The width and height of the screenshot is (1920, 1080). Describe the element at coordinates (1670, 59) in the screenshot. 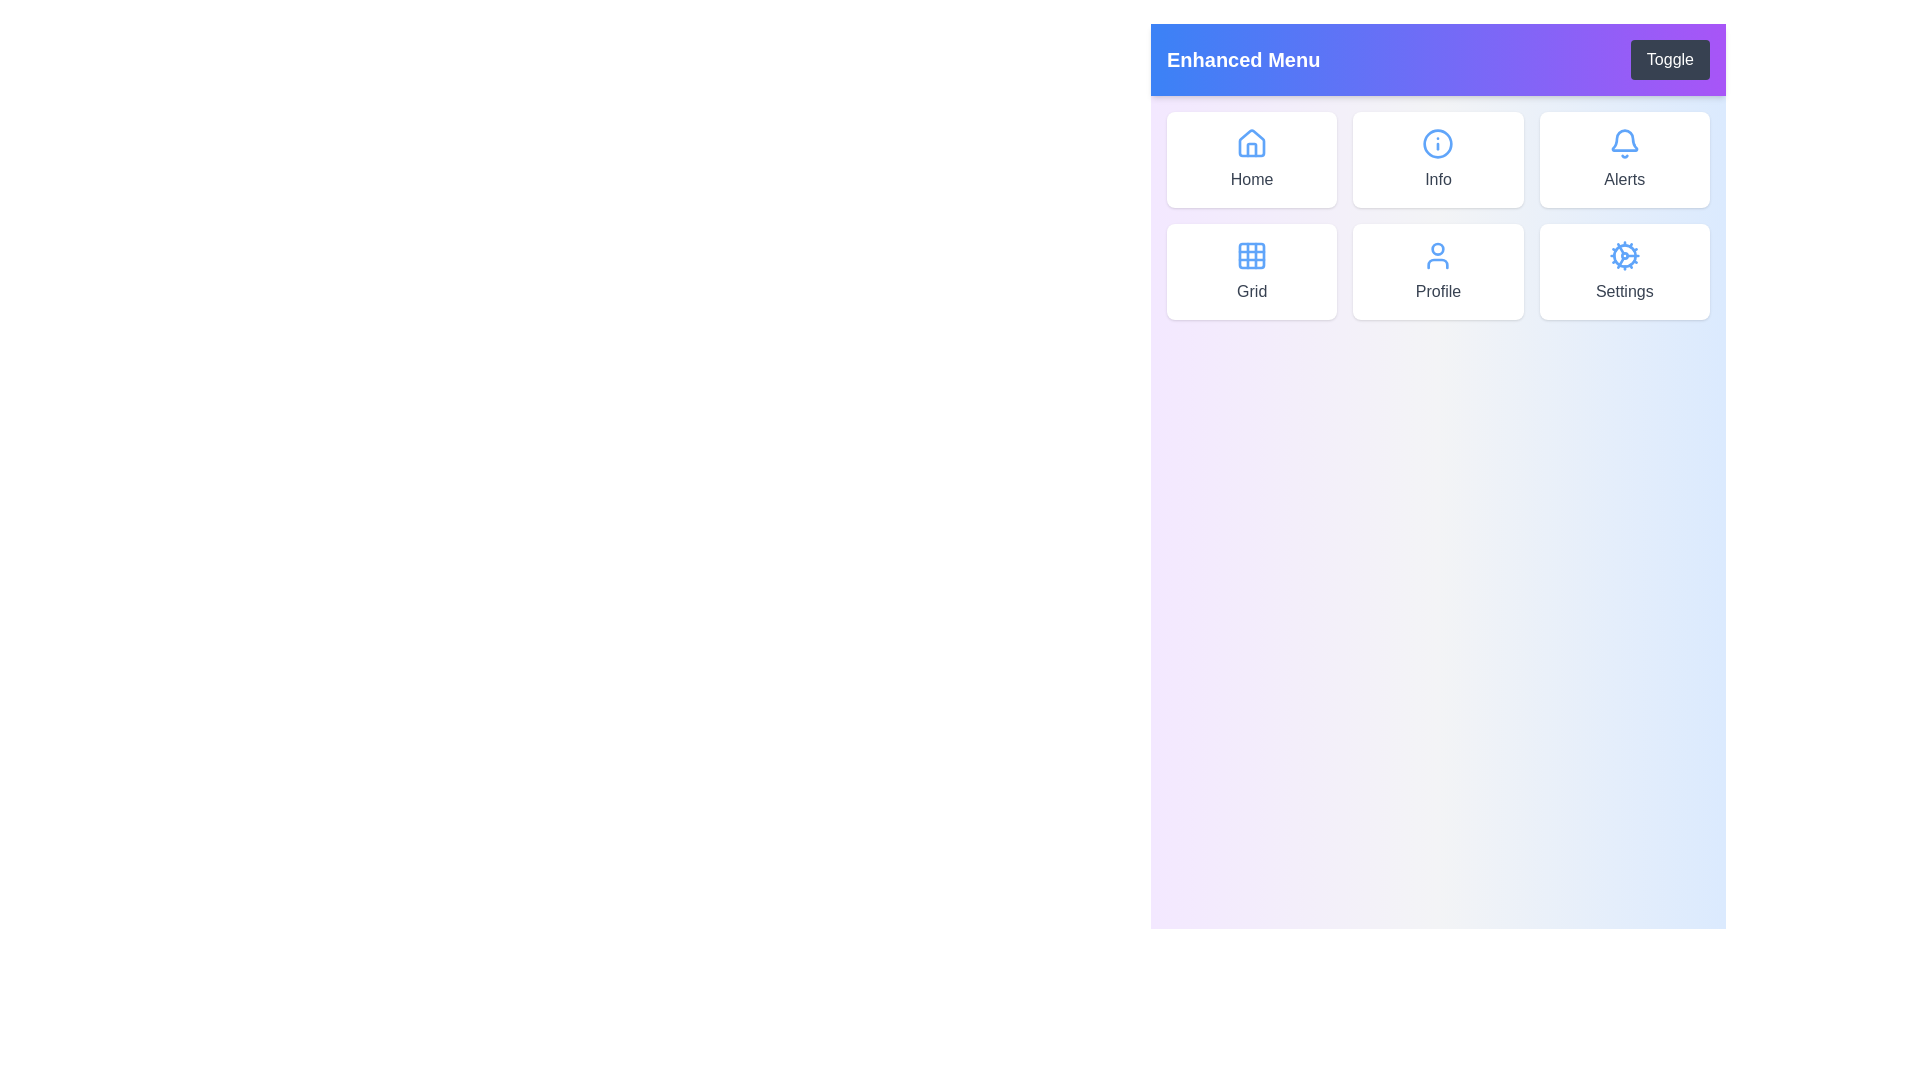

I see `the 'Toggle' button to ensure the menu items are visible for inspection` at that location.